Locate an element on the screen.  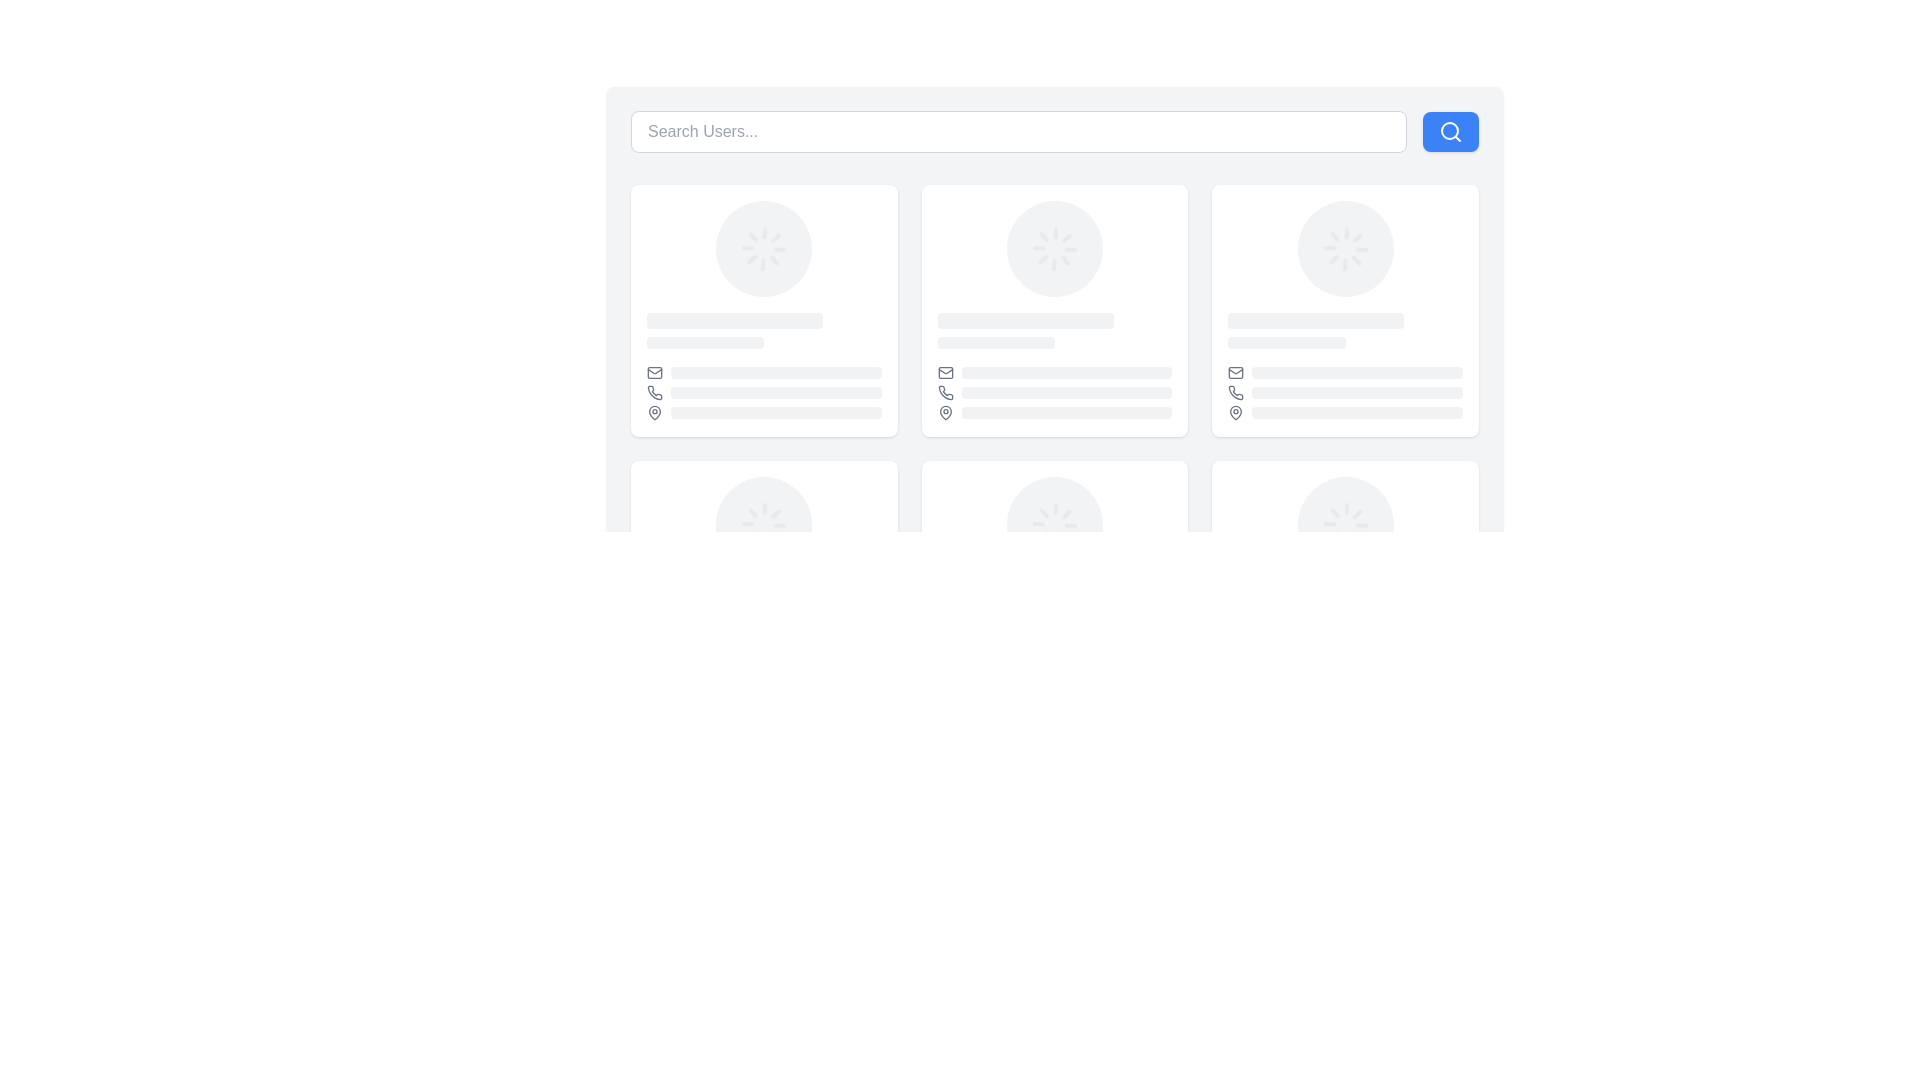
the rectangular button with a blue background and a white magnifying glass icon, located at the far-right end of the search input section is located at coordinates (1450, 131).